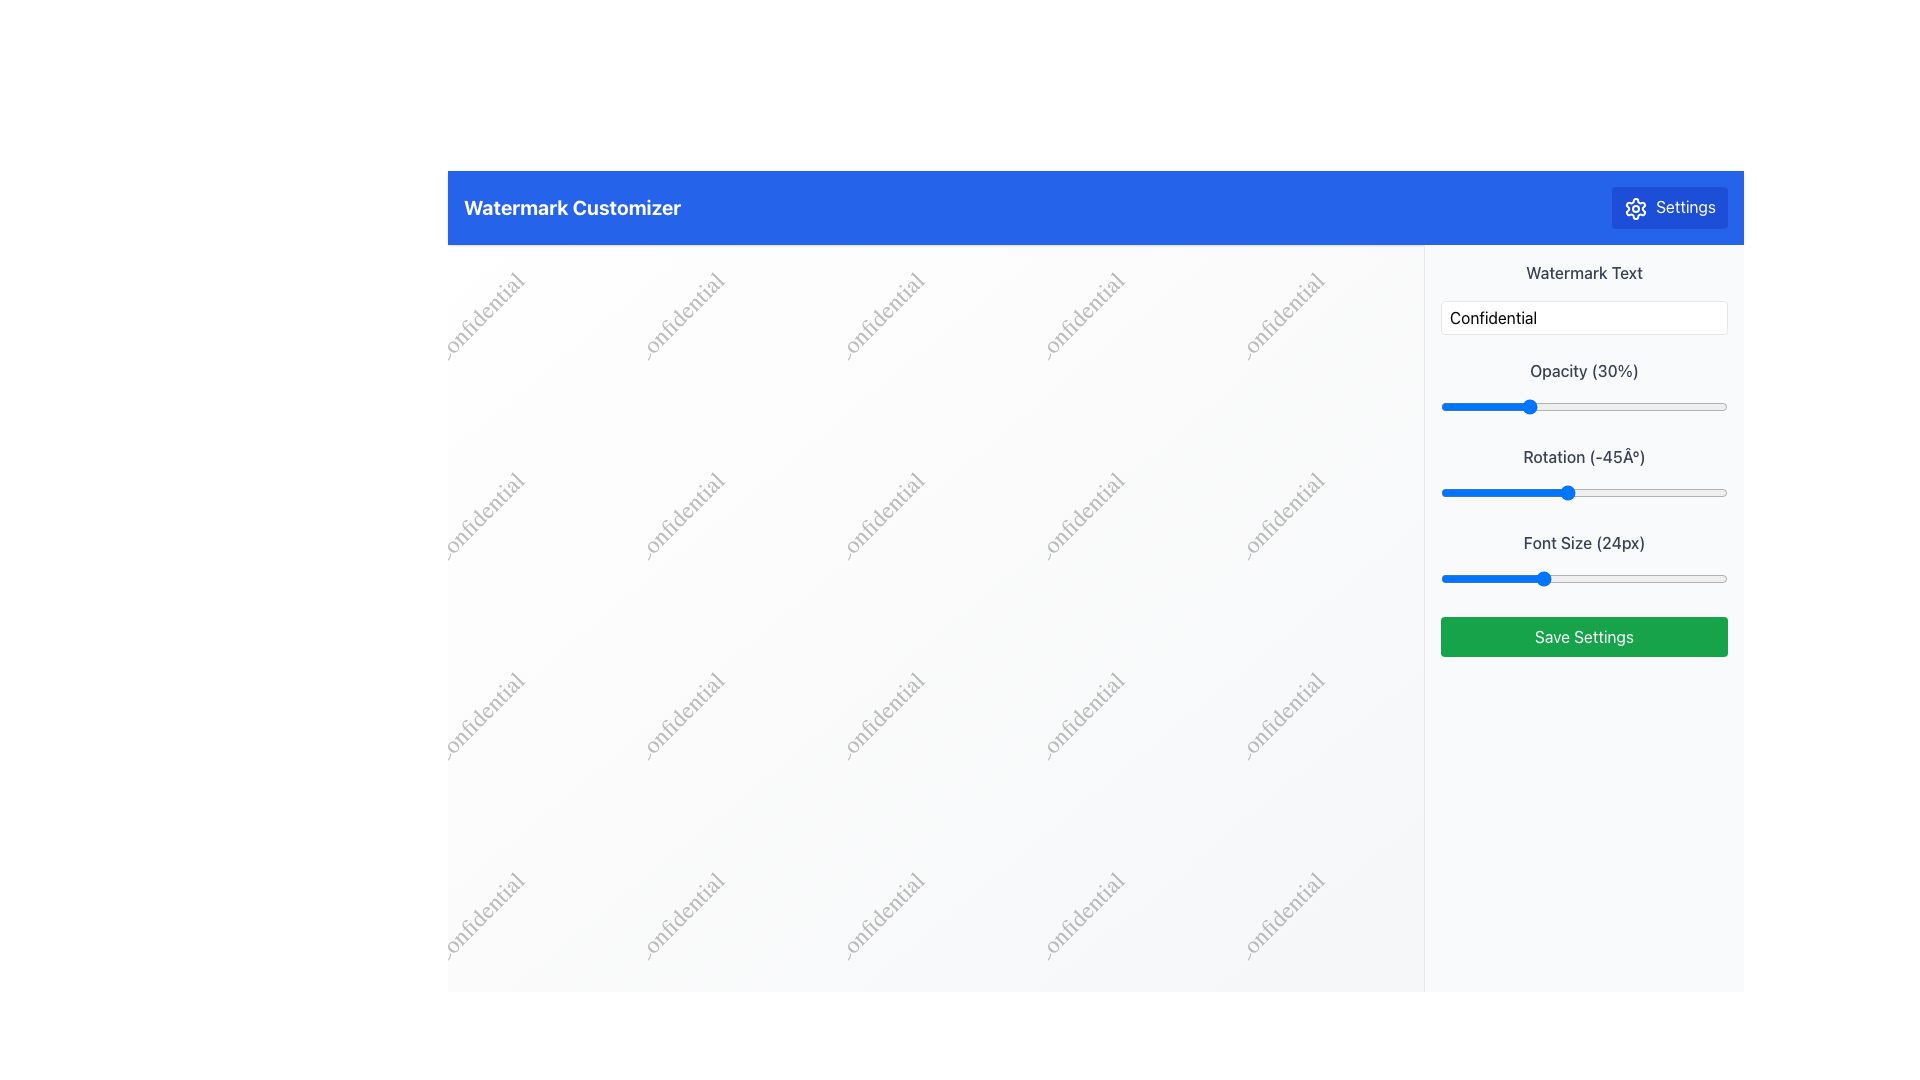 The image size is (1920, 1080). I want to click on the font size slider, so click(1547, 578).